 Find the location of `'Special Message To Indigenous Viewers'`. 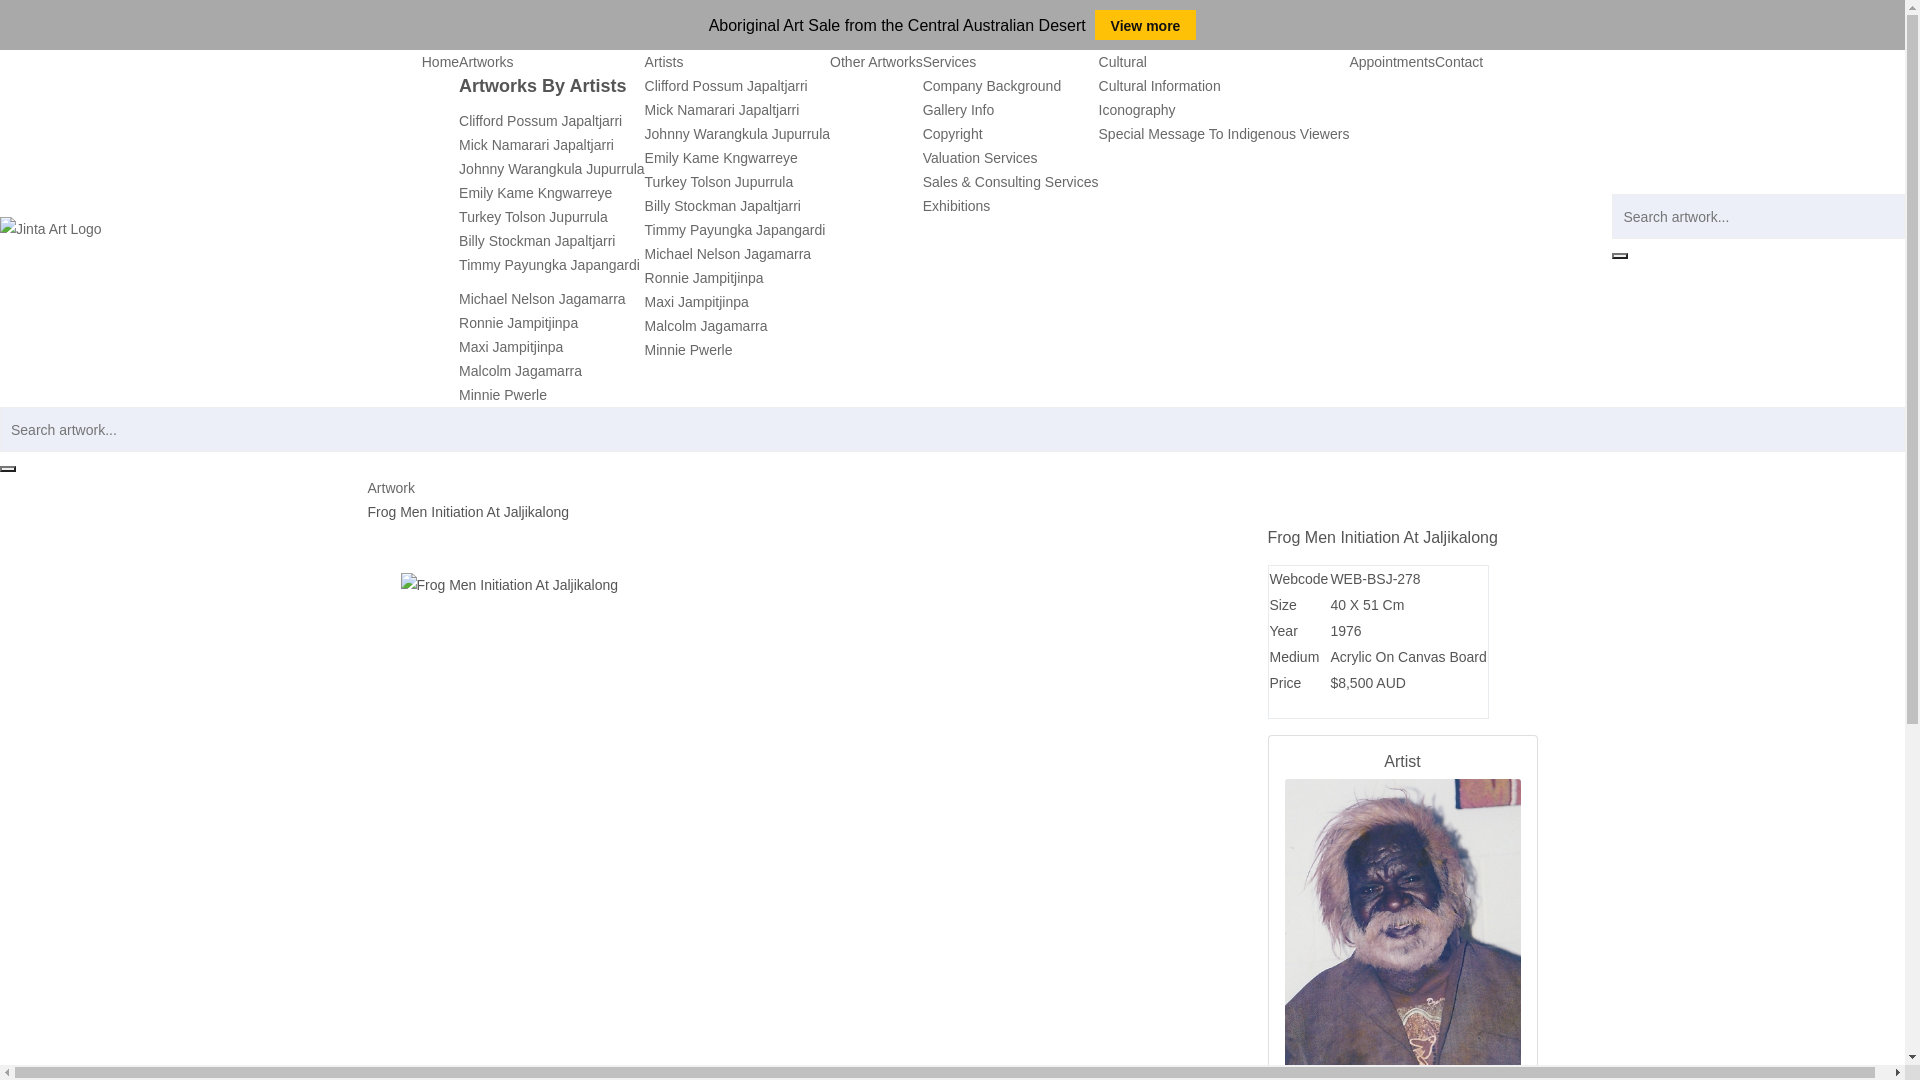

'Special Message To Indigenous Viewers' is located at coordinates (1223, 134).